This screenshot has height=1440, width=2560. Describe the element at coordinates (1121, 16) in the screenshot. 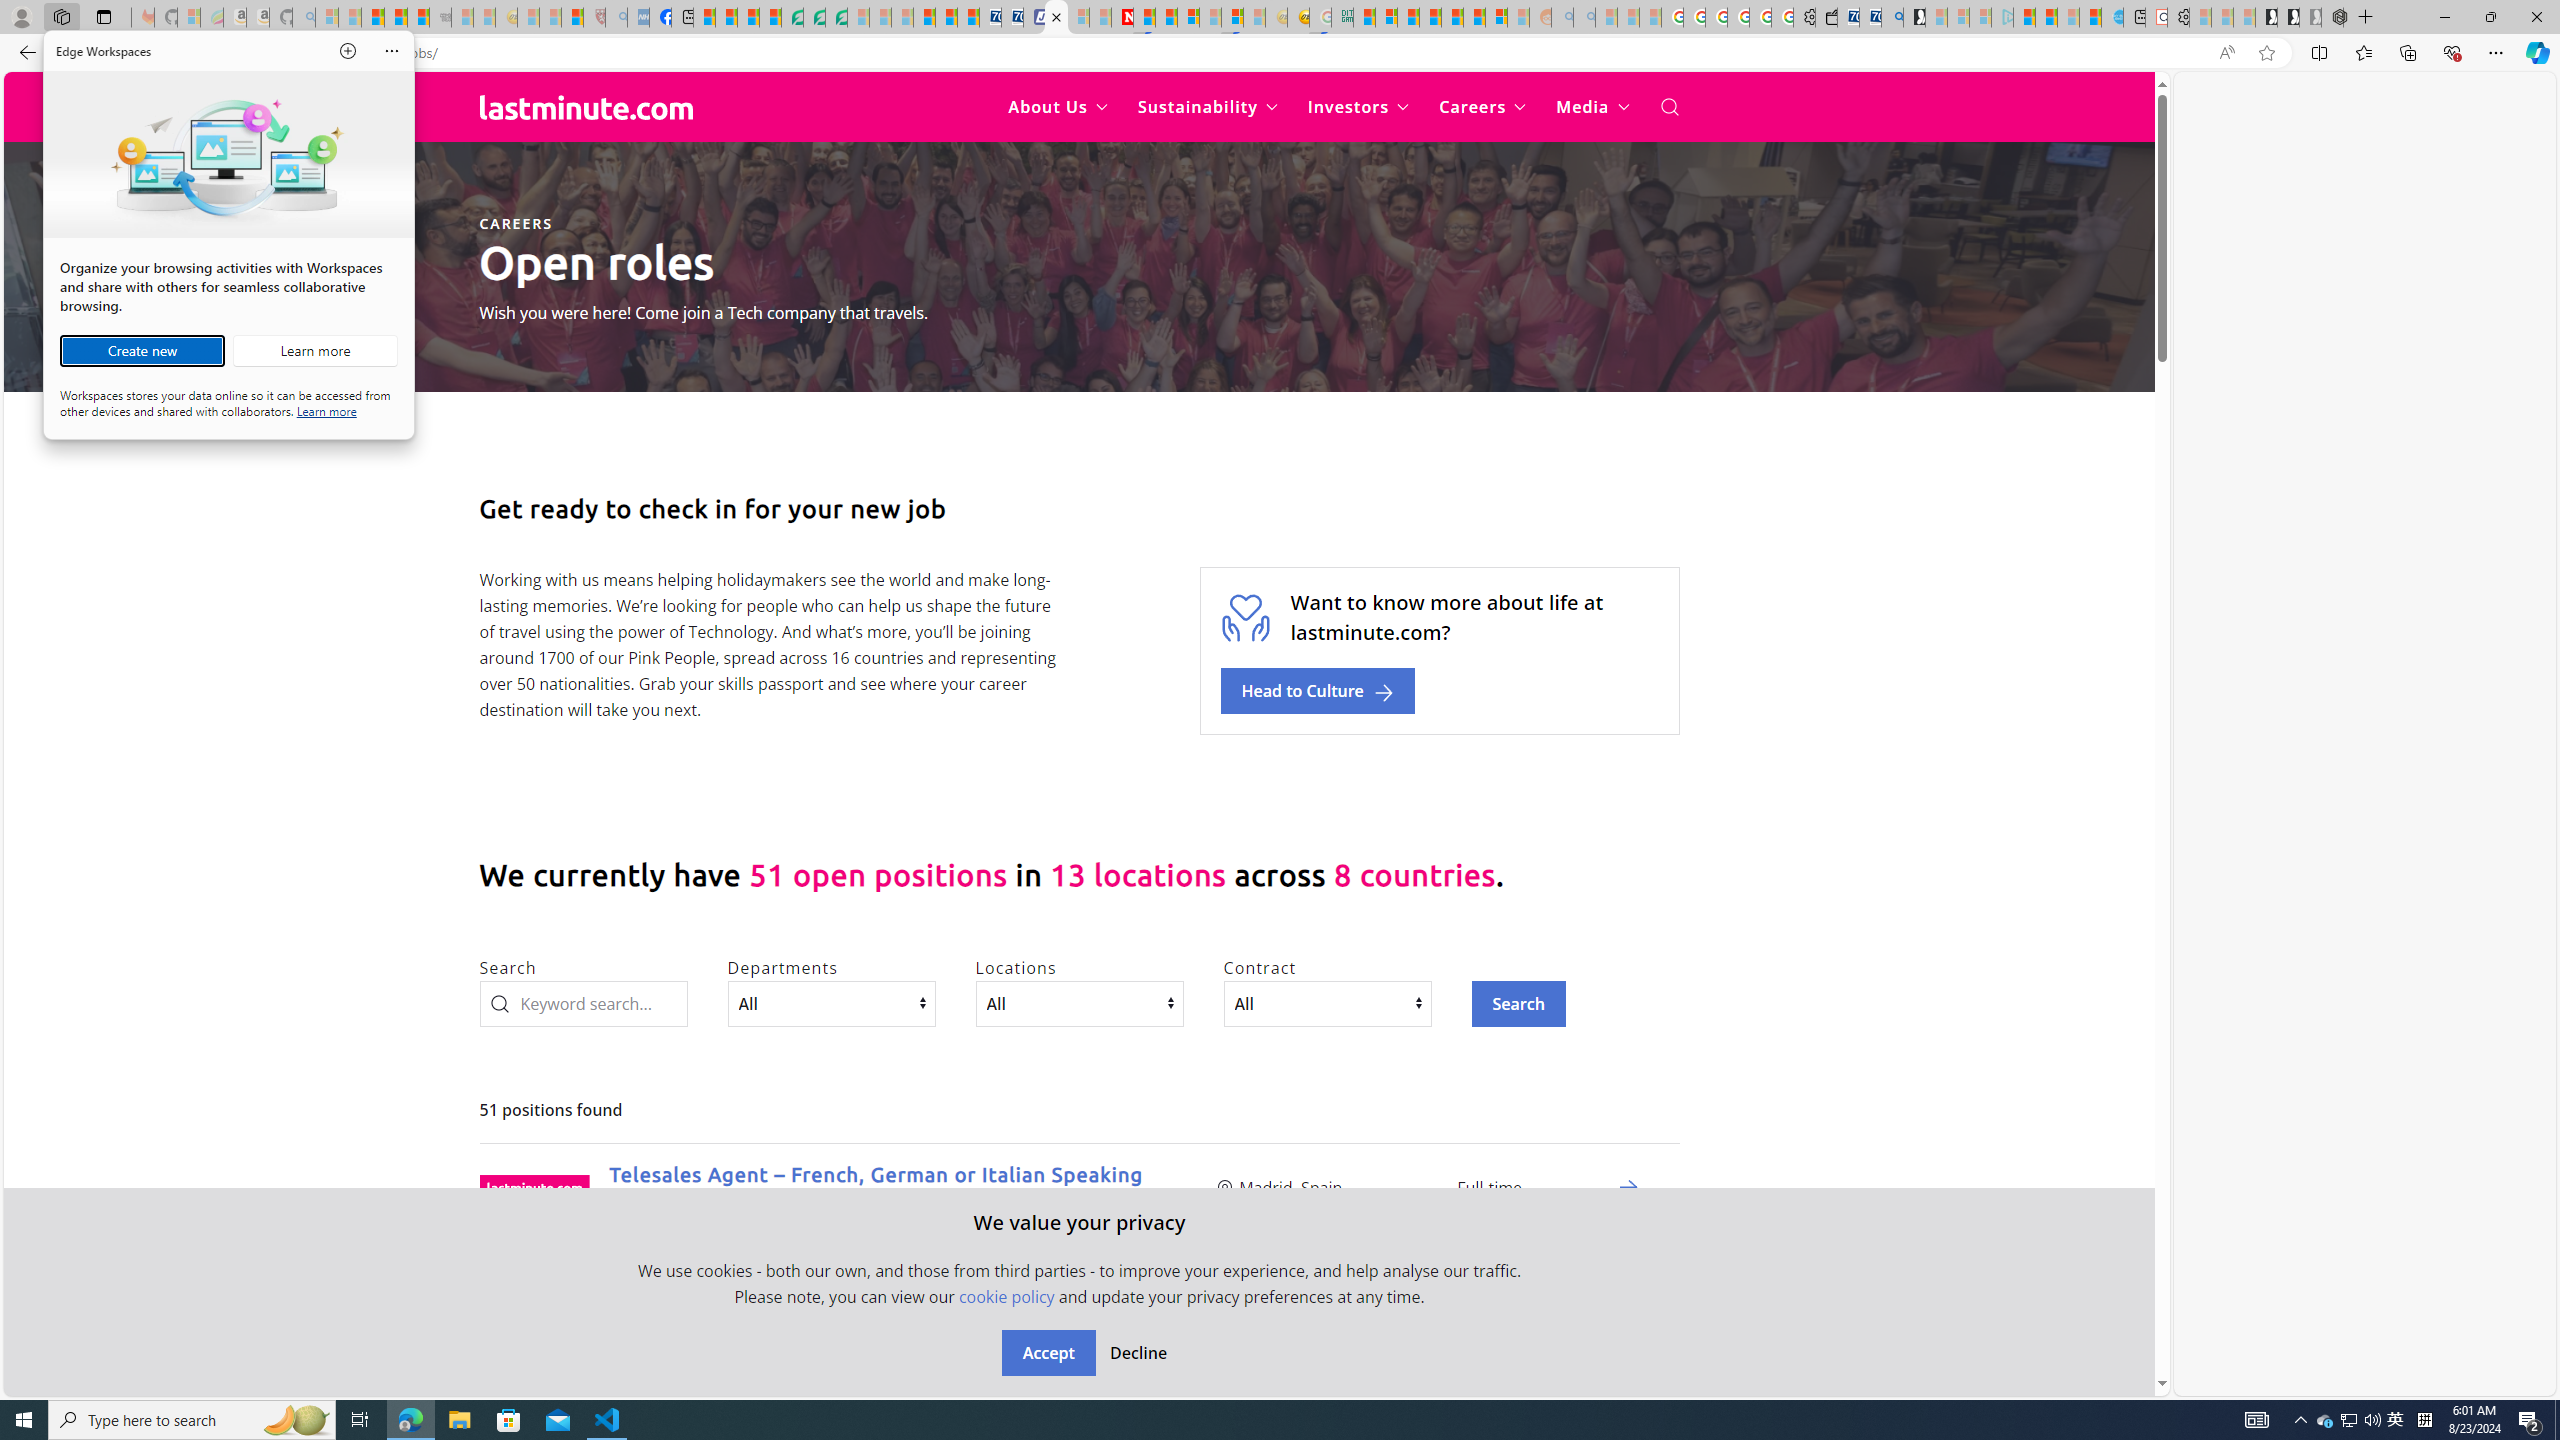

I see `'Latest Politics News & Archive | Newsweek.com'` at that location.